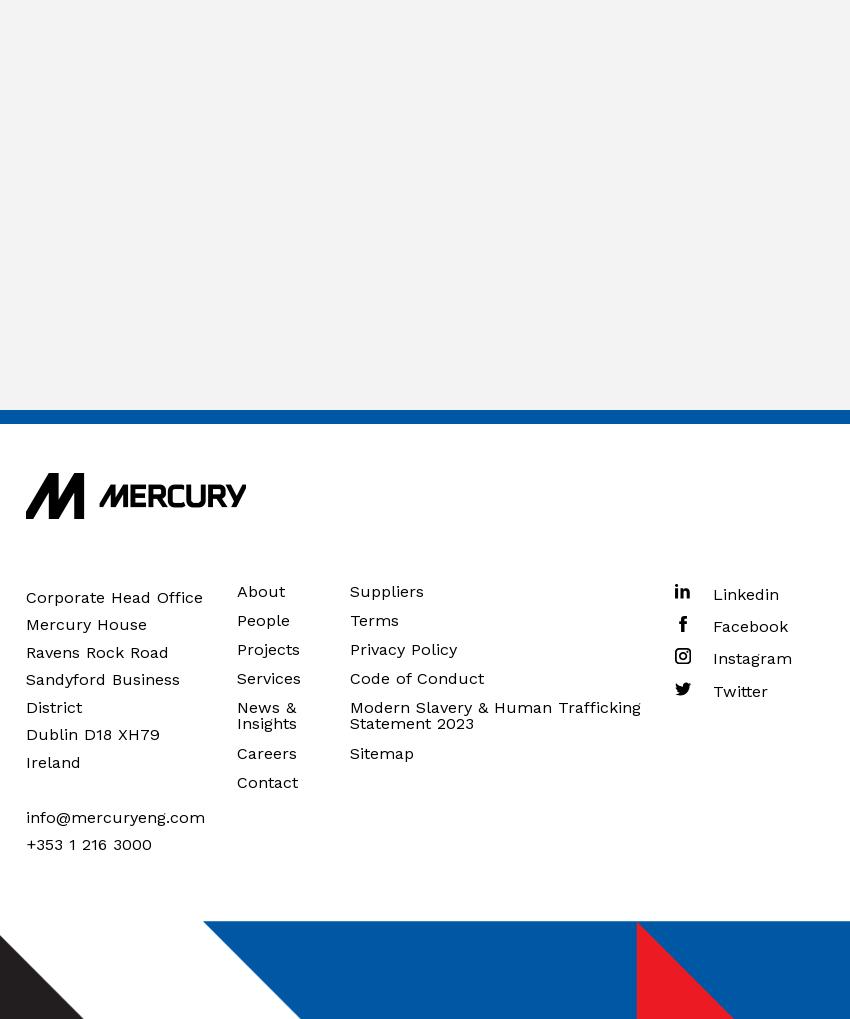 Image resolution: width=850 pixels, height=1019 pixels. What do you see at coordinates (235, 648) in the screenshot?
I see `'Projects'` at bounding box center [235, 648].